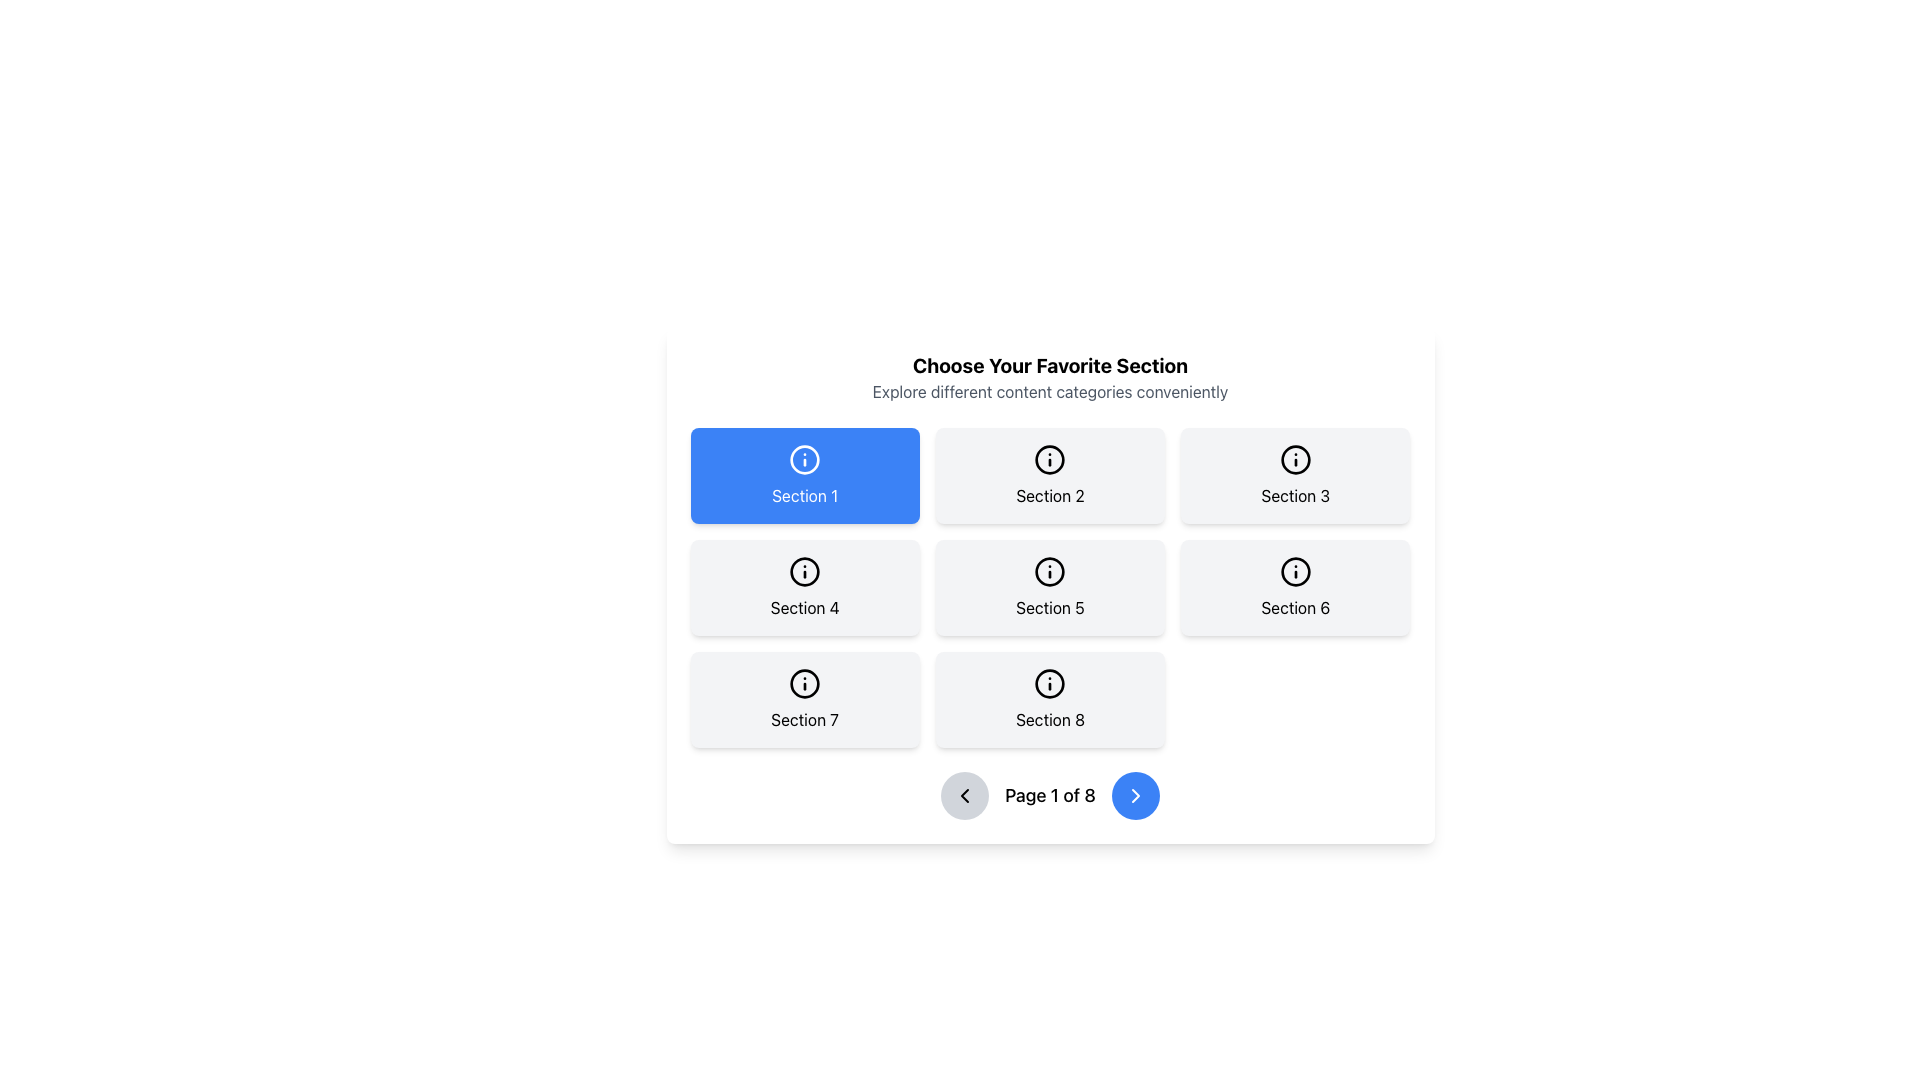 The width and height of the screenshot is (1920, 1080). What do you see at coordinates (965, 794) in the screenshot?
I see `the circular button with a light gray background and a leftward-pointing chevron icon located in the pagination section beneath the grid` at bounding box center [965, 794].